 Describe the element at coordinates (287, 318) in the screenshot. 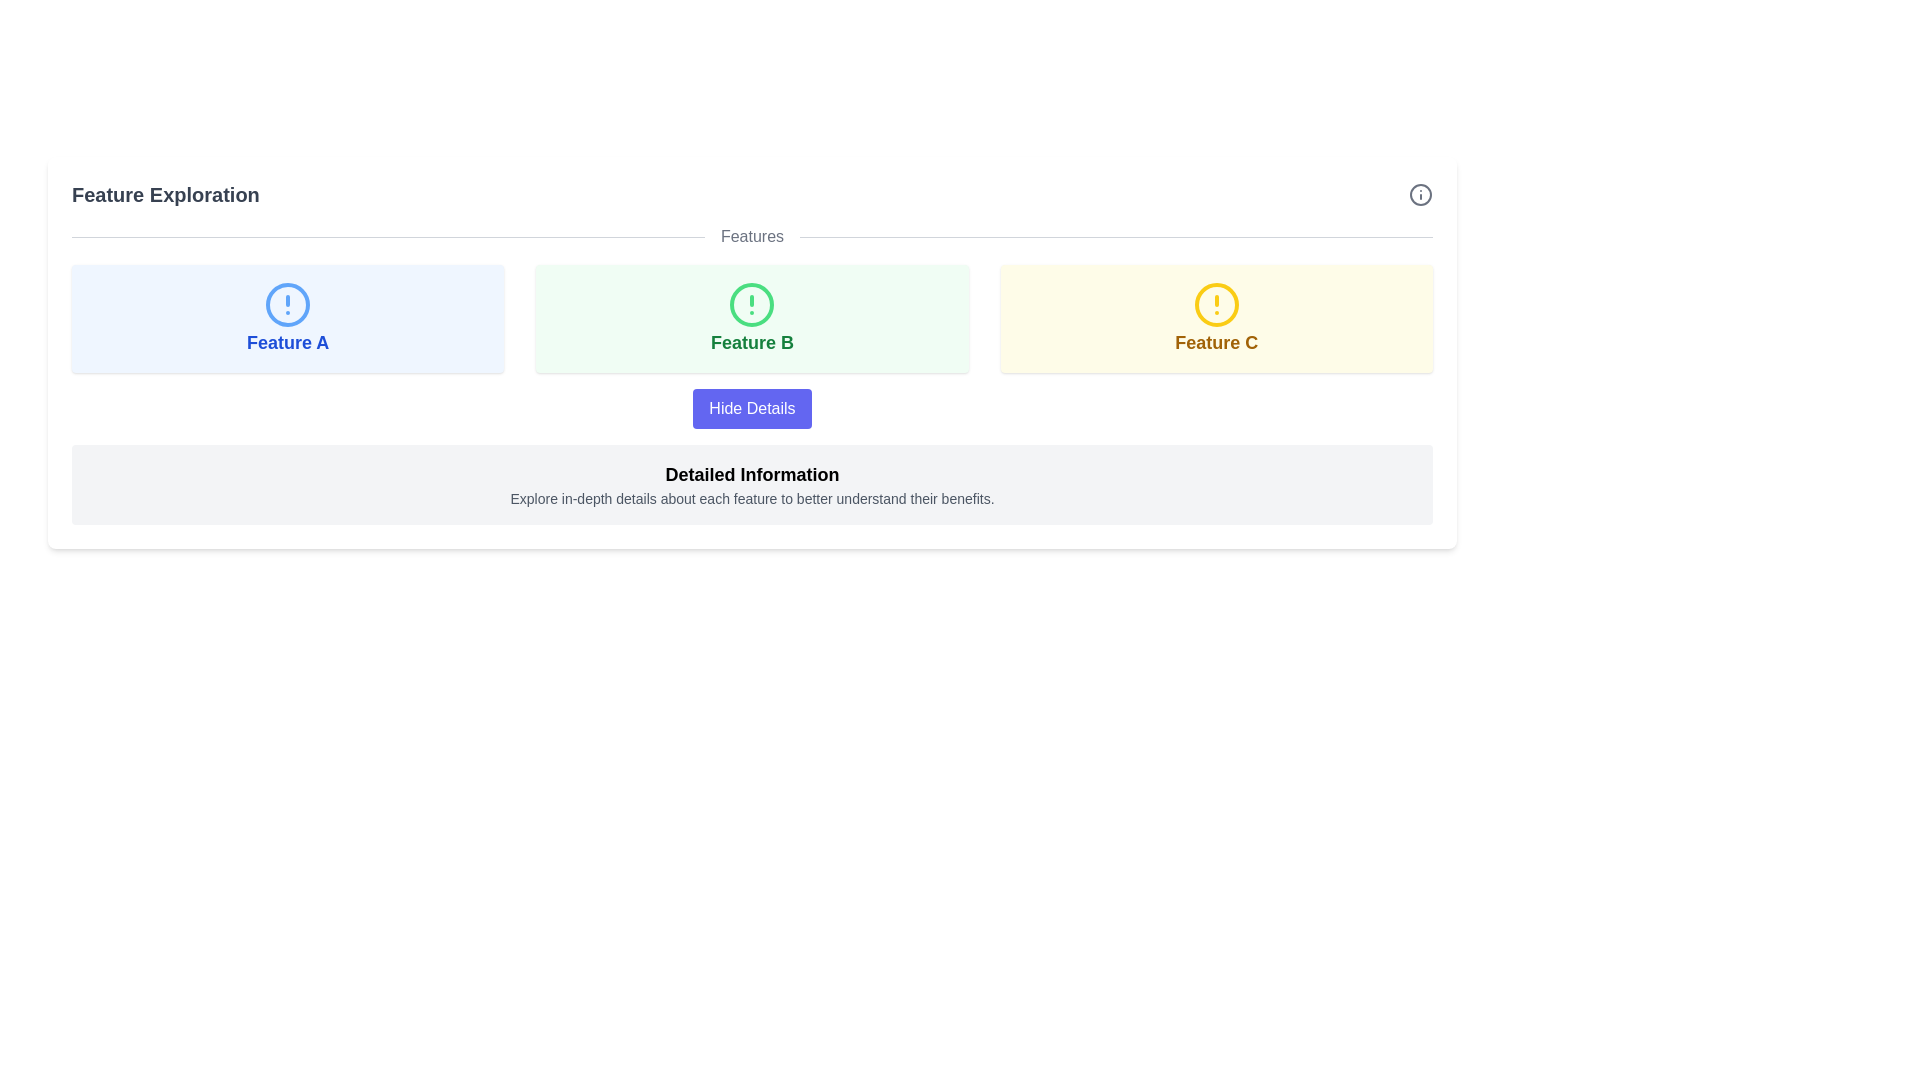

I see `the informational card labeled 'Feature A' which is the first in a grid of three horizontally aligned cards` at that location.